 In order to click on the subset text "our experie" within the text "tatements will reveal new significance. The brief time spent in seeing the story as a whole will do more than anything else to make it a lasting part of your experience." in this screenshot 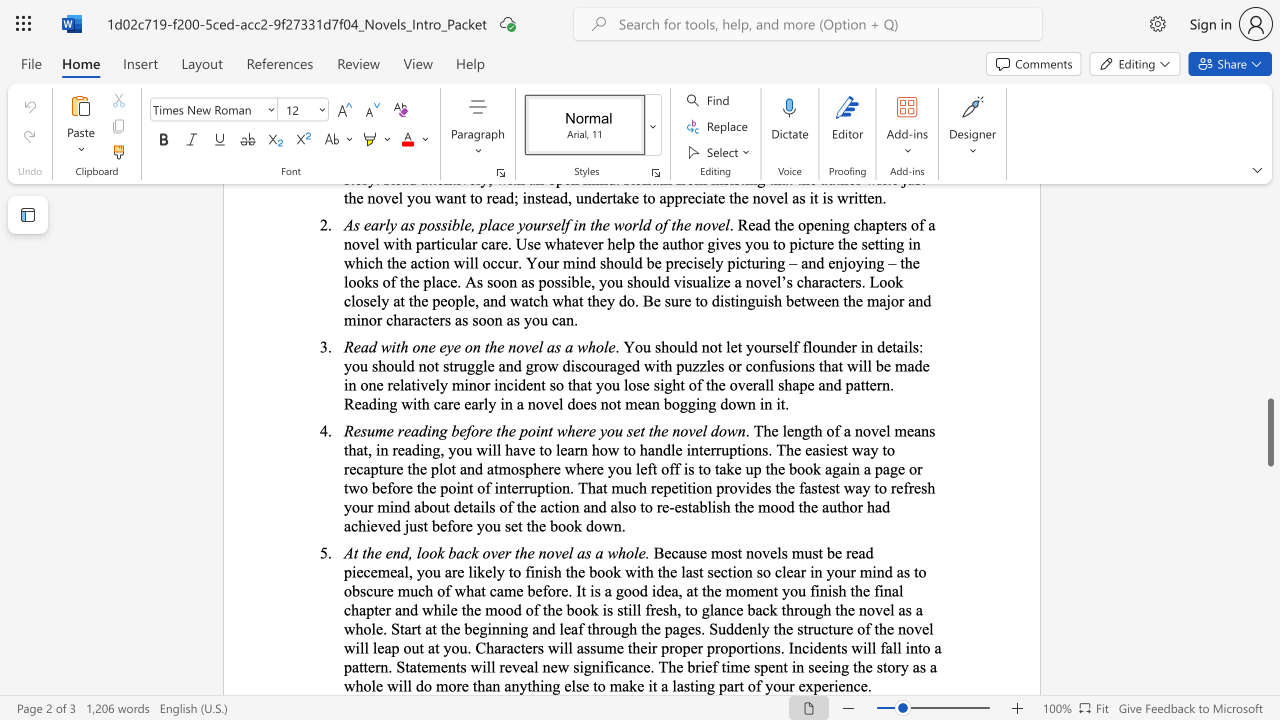, I will do `click(772, 684)`.